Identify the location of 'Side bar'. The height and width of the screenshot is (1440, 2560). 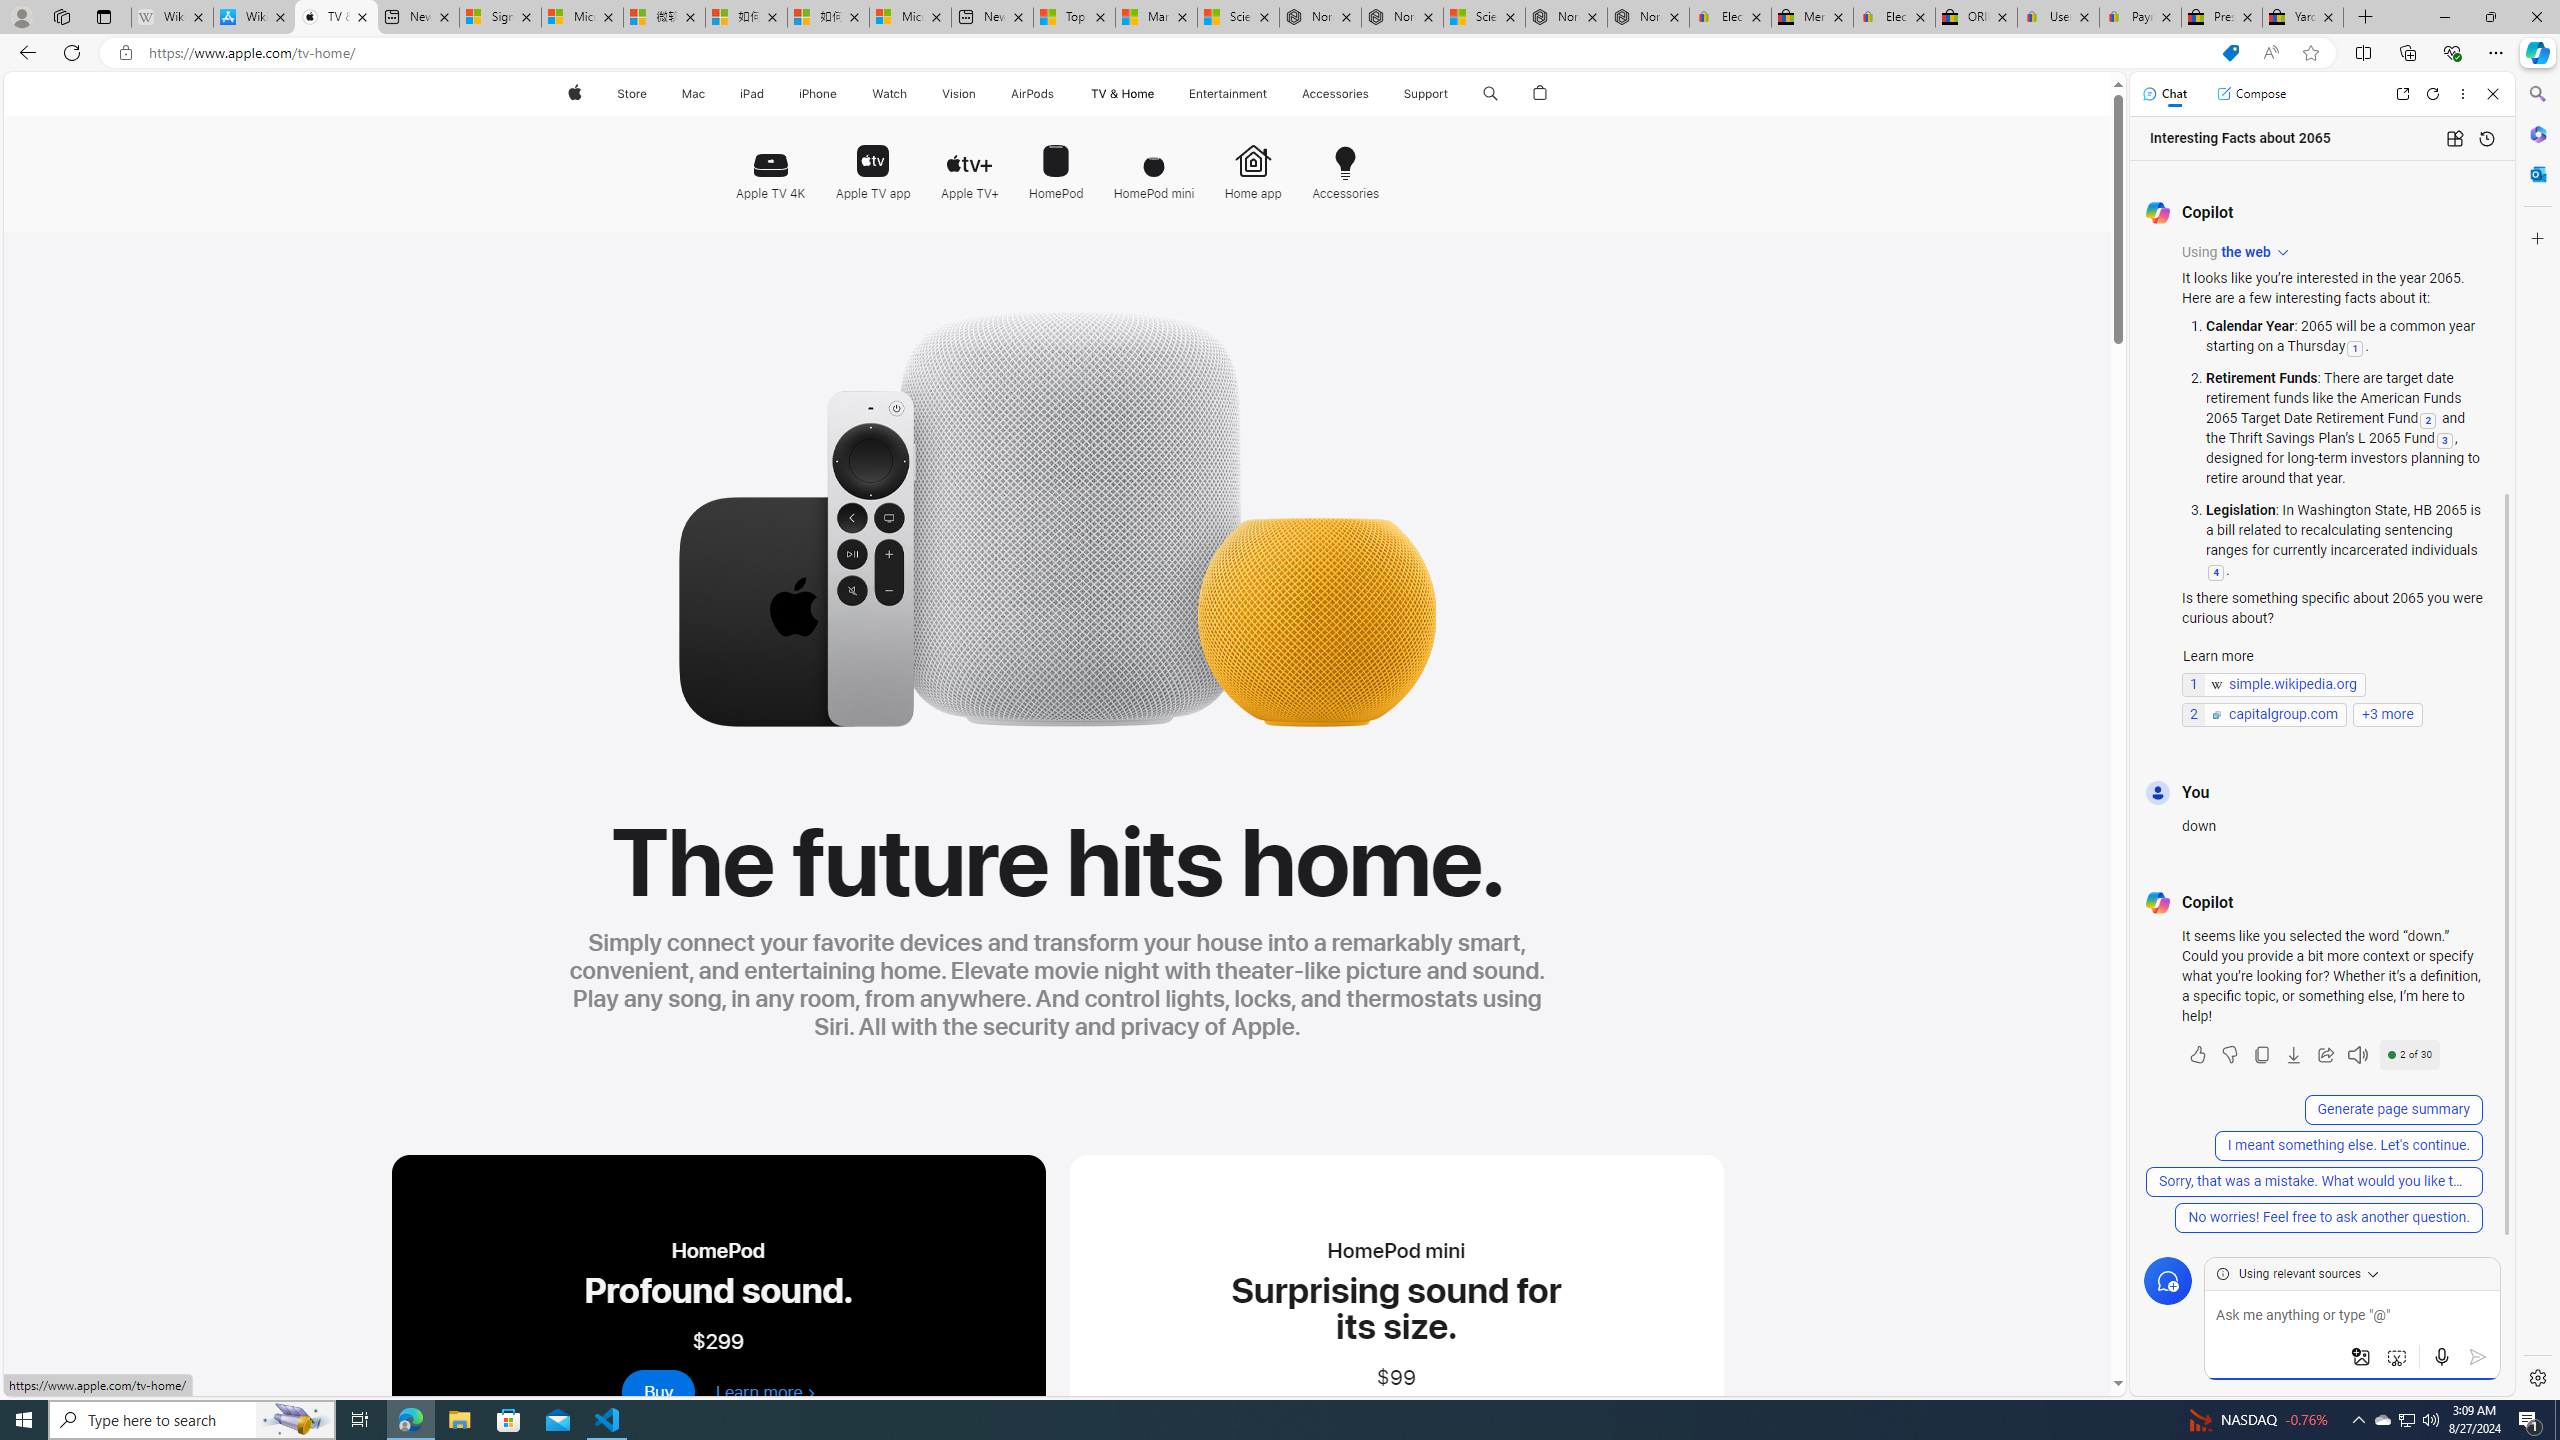
(2537, 735).